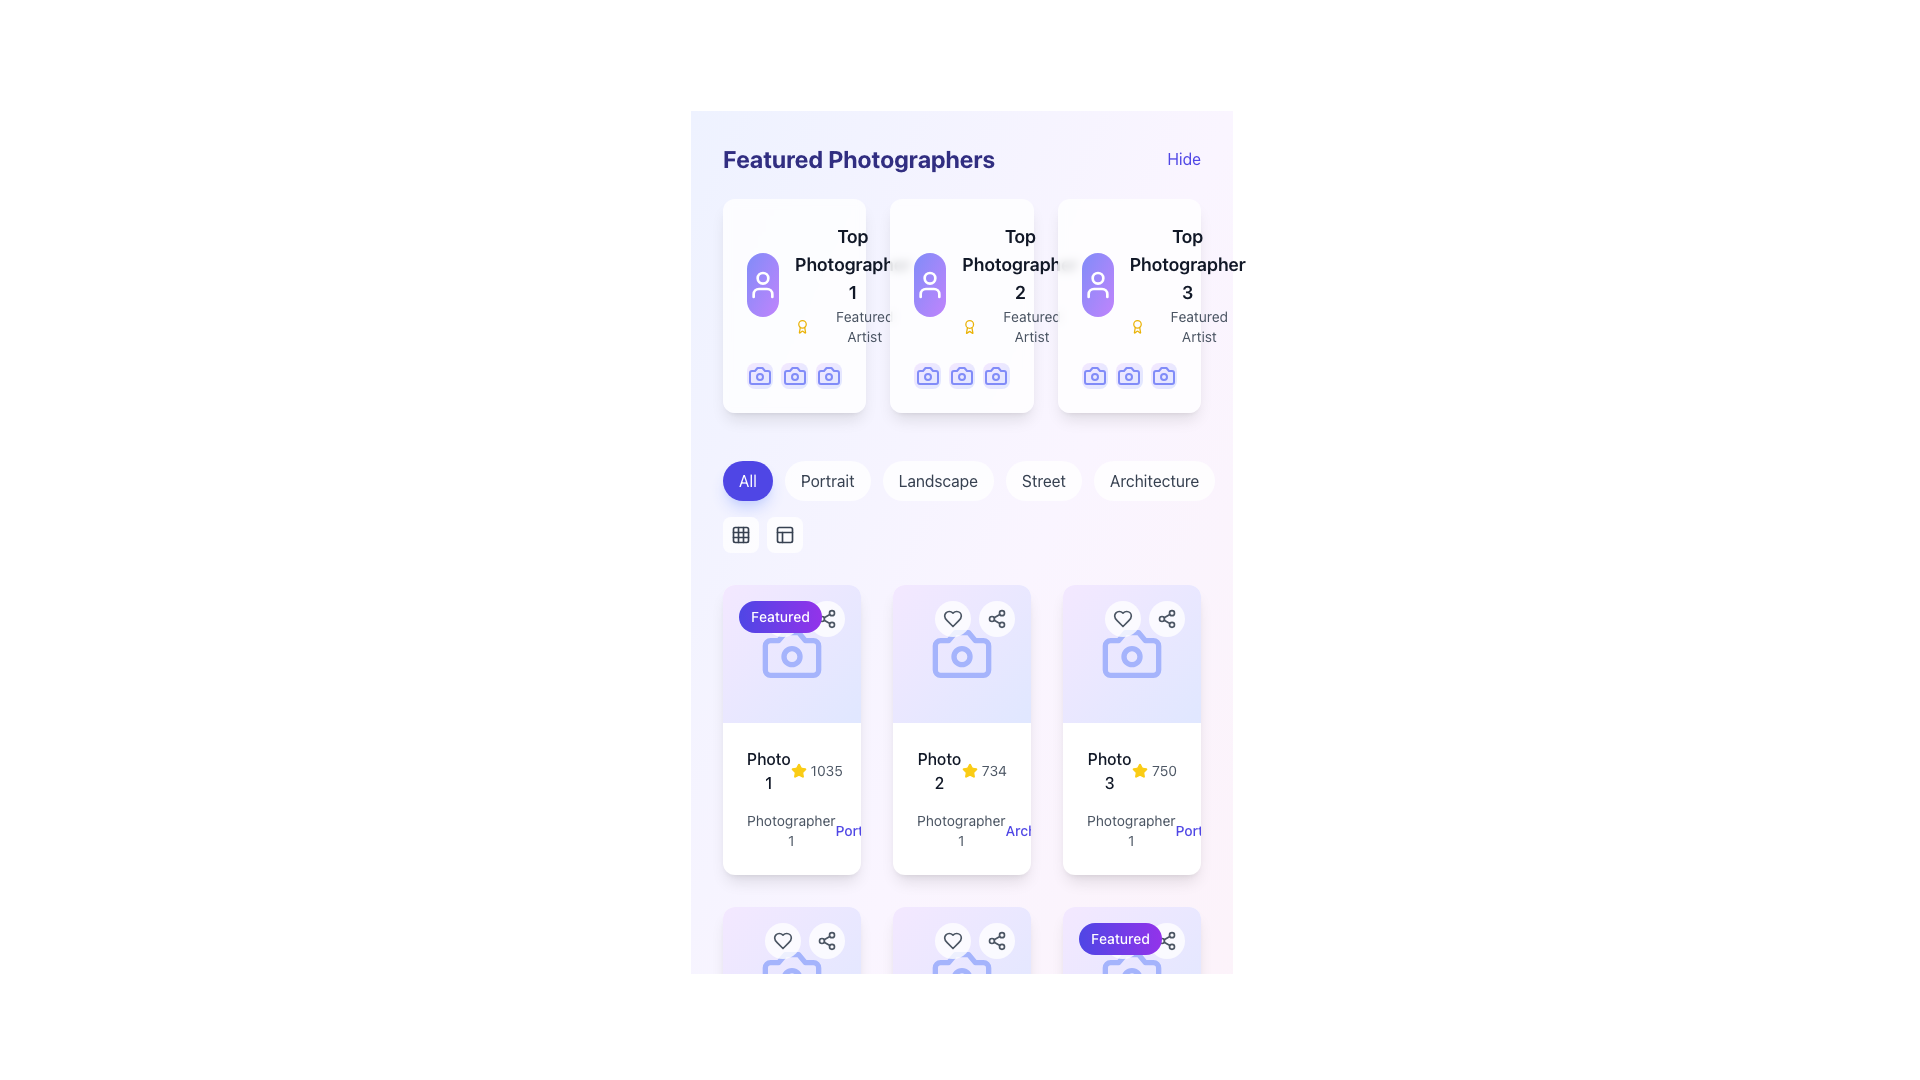 Image resolution: width=1920 pixels, height=1080 pixels. Describe the element at coordinates (961, 830) in the screenshot. I see `the text with a hyperlink that identifies the photographer and their associated category or style, located in the lower section of the 'Photo 2' card` at that location.